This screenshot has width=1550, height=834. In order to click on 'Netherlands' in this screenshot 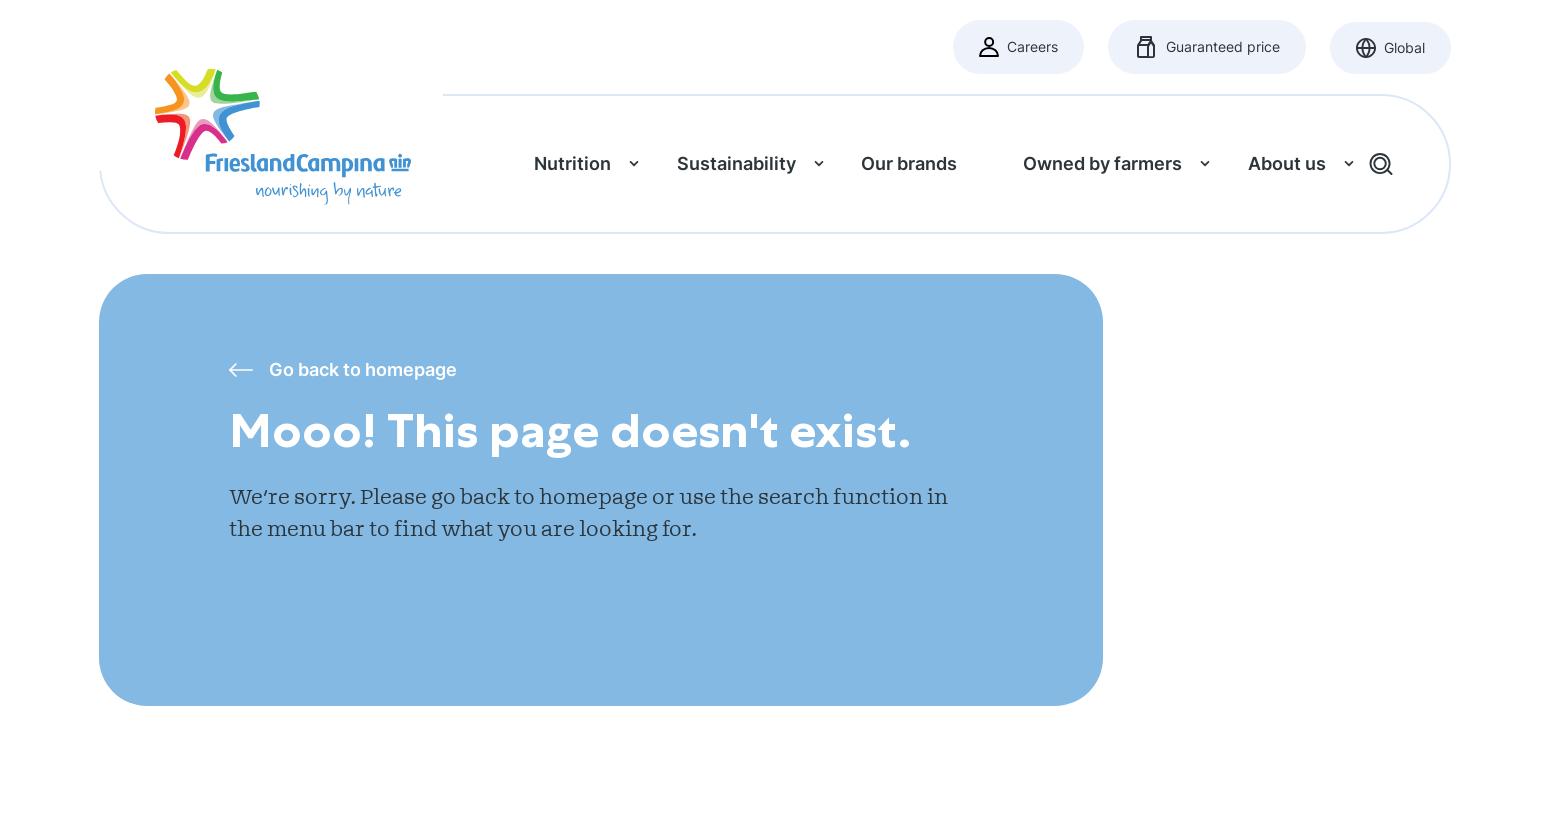, I will do `click(647, 294)`.